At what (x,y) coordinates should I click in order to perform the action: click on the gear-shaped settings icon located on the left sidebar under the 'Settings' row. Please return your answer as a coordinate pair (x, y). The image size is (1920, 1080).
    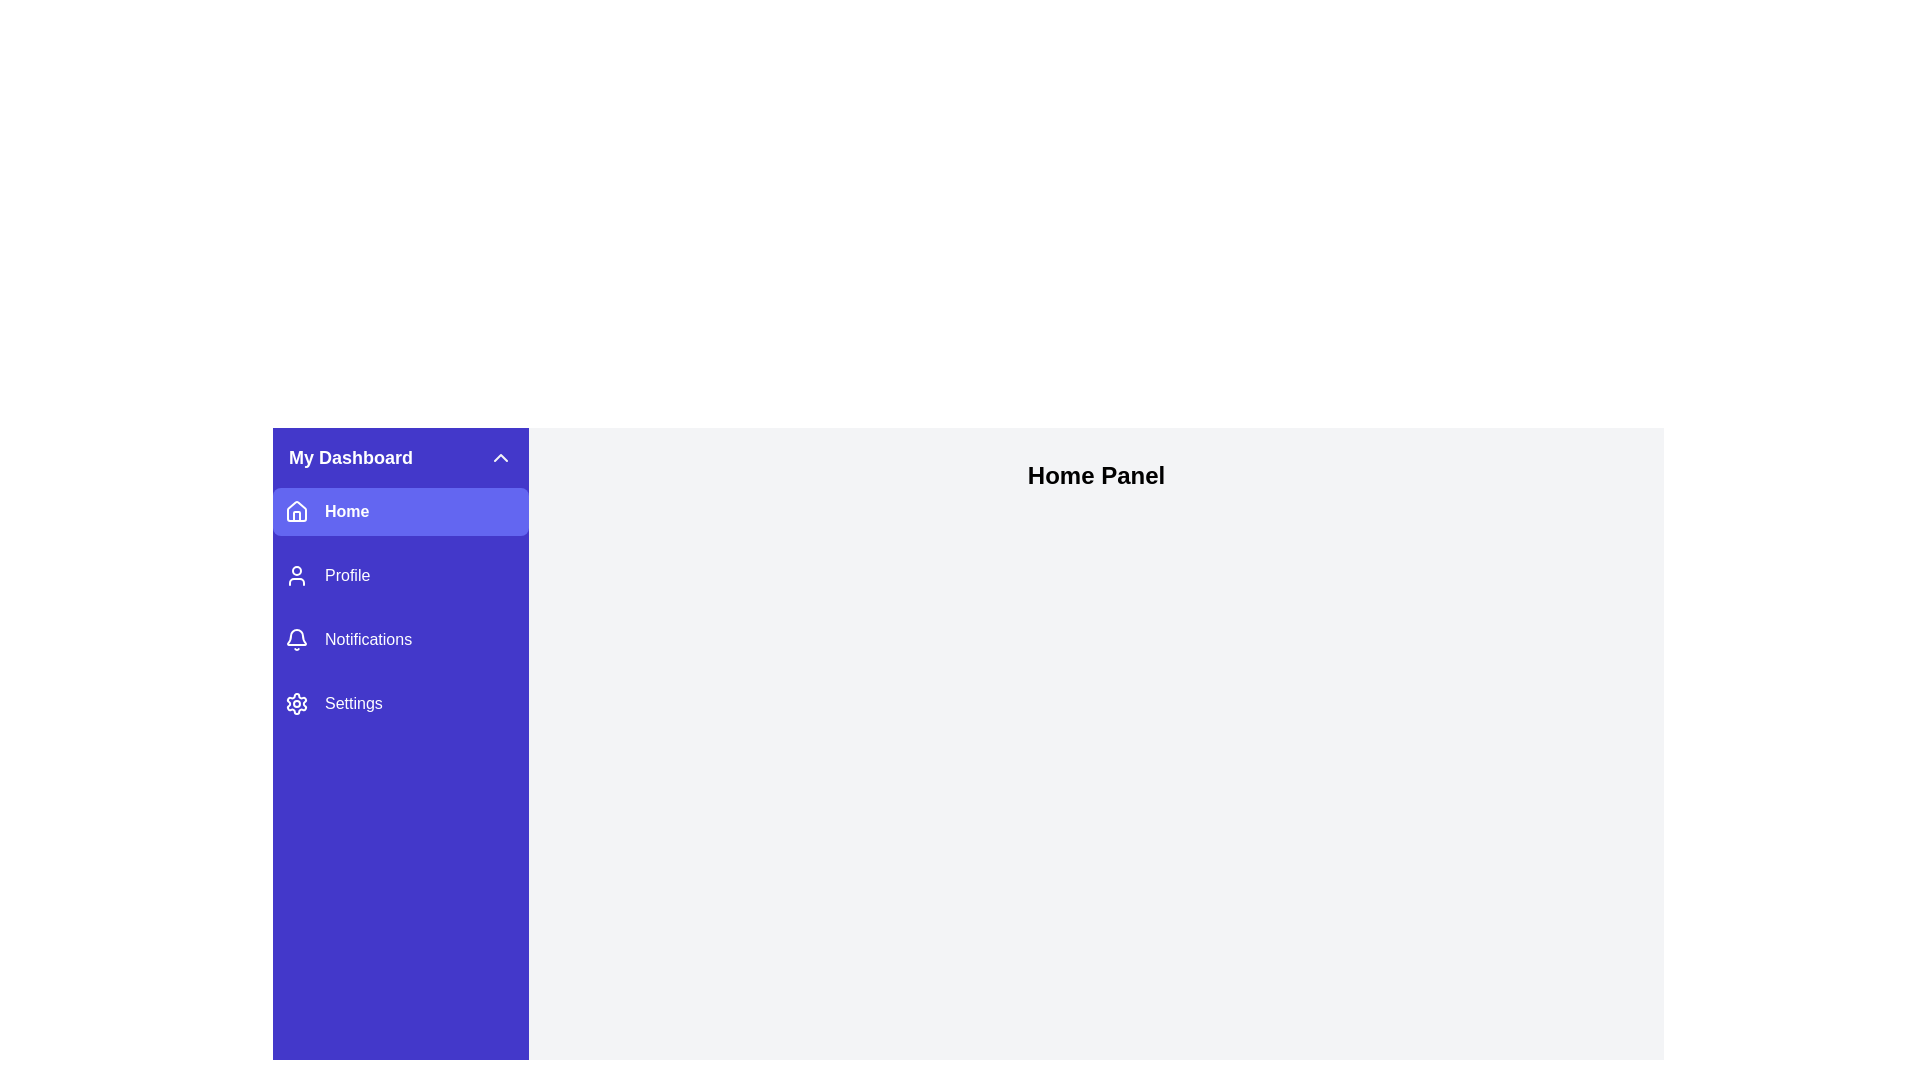
    Looking at the image, I should click on (296, 703).